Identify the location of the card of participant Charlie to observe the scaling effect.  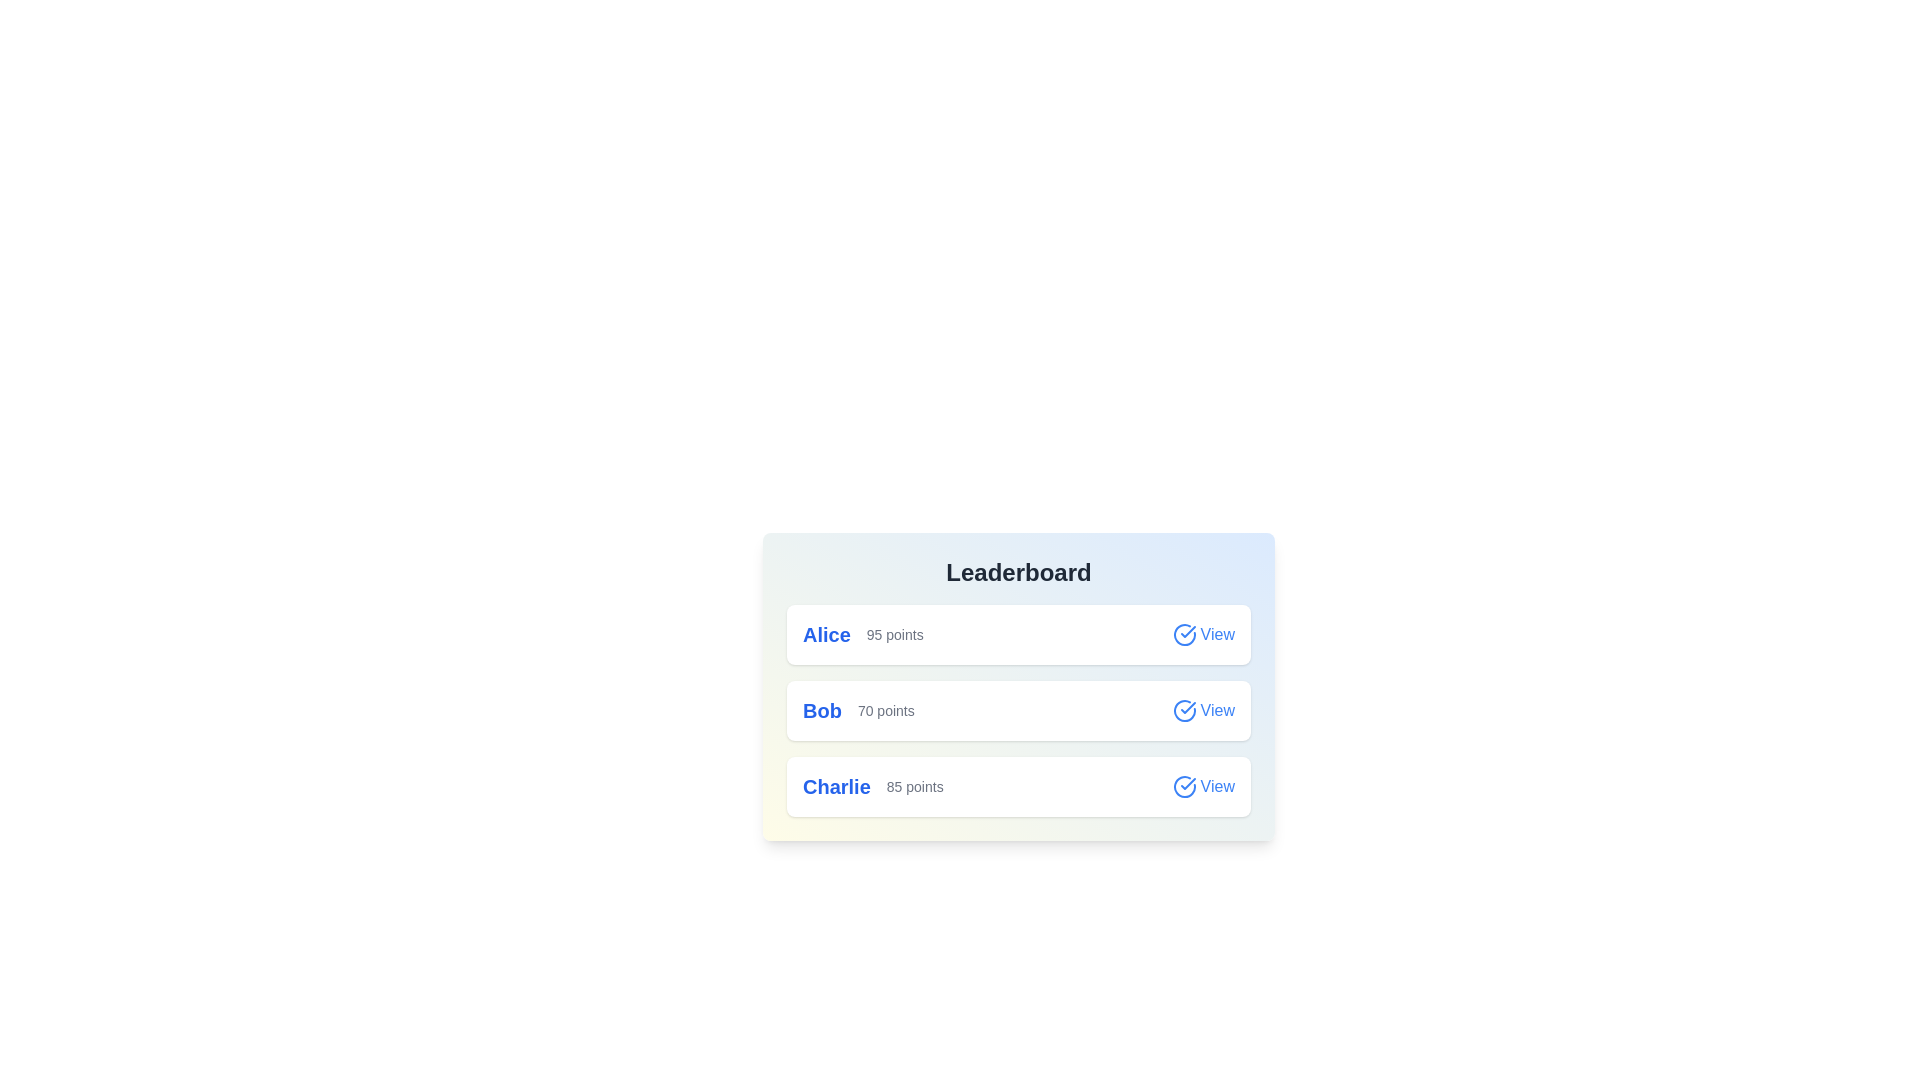
(1018, 785).